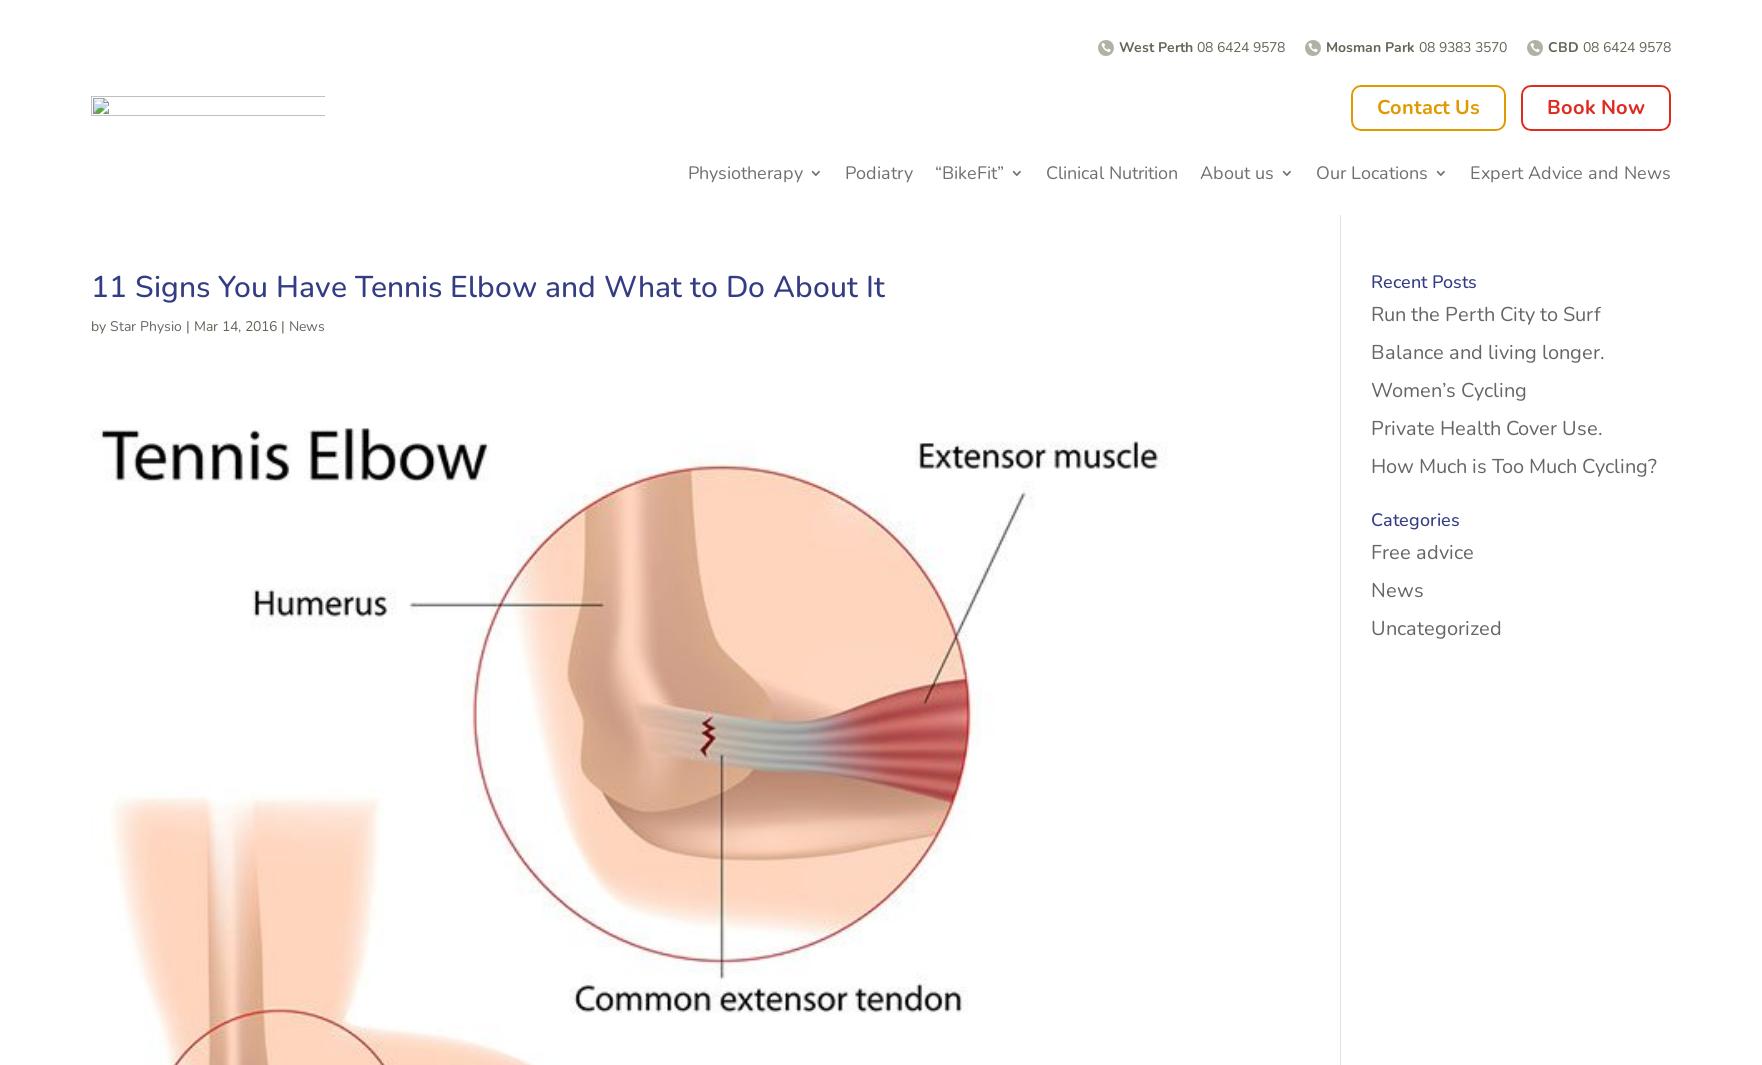 The image size is (1762, 1065). I want to click on 'Pilates', so click(723, 435).